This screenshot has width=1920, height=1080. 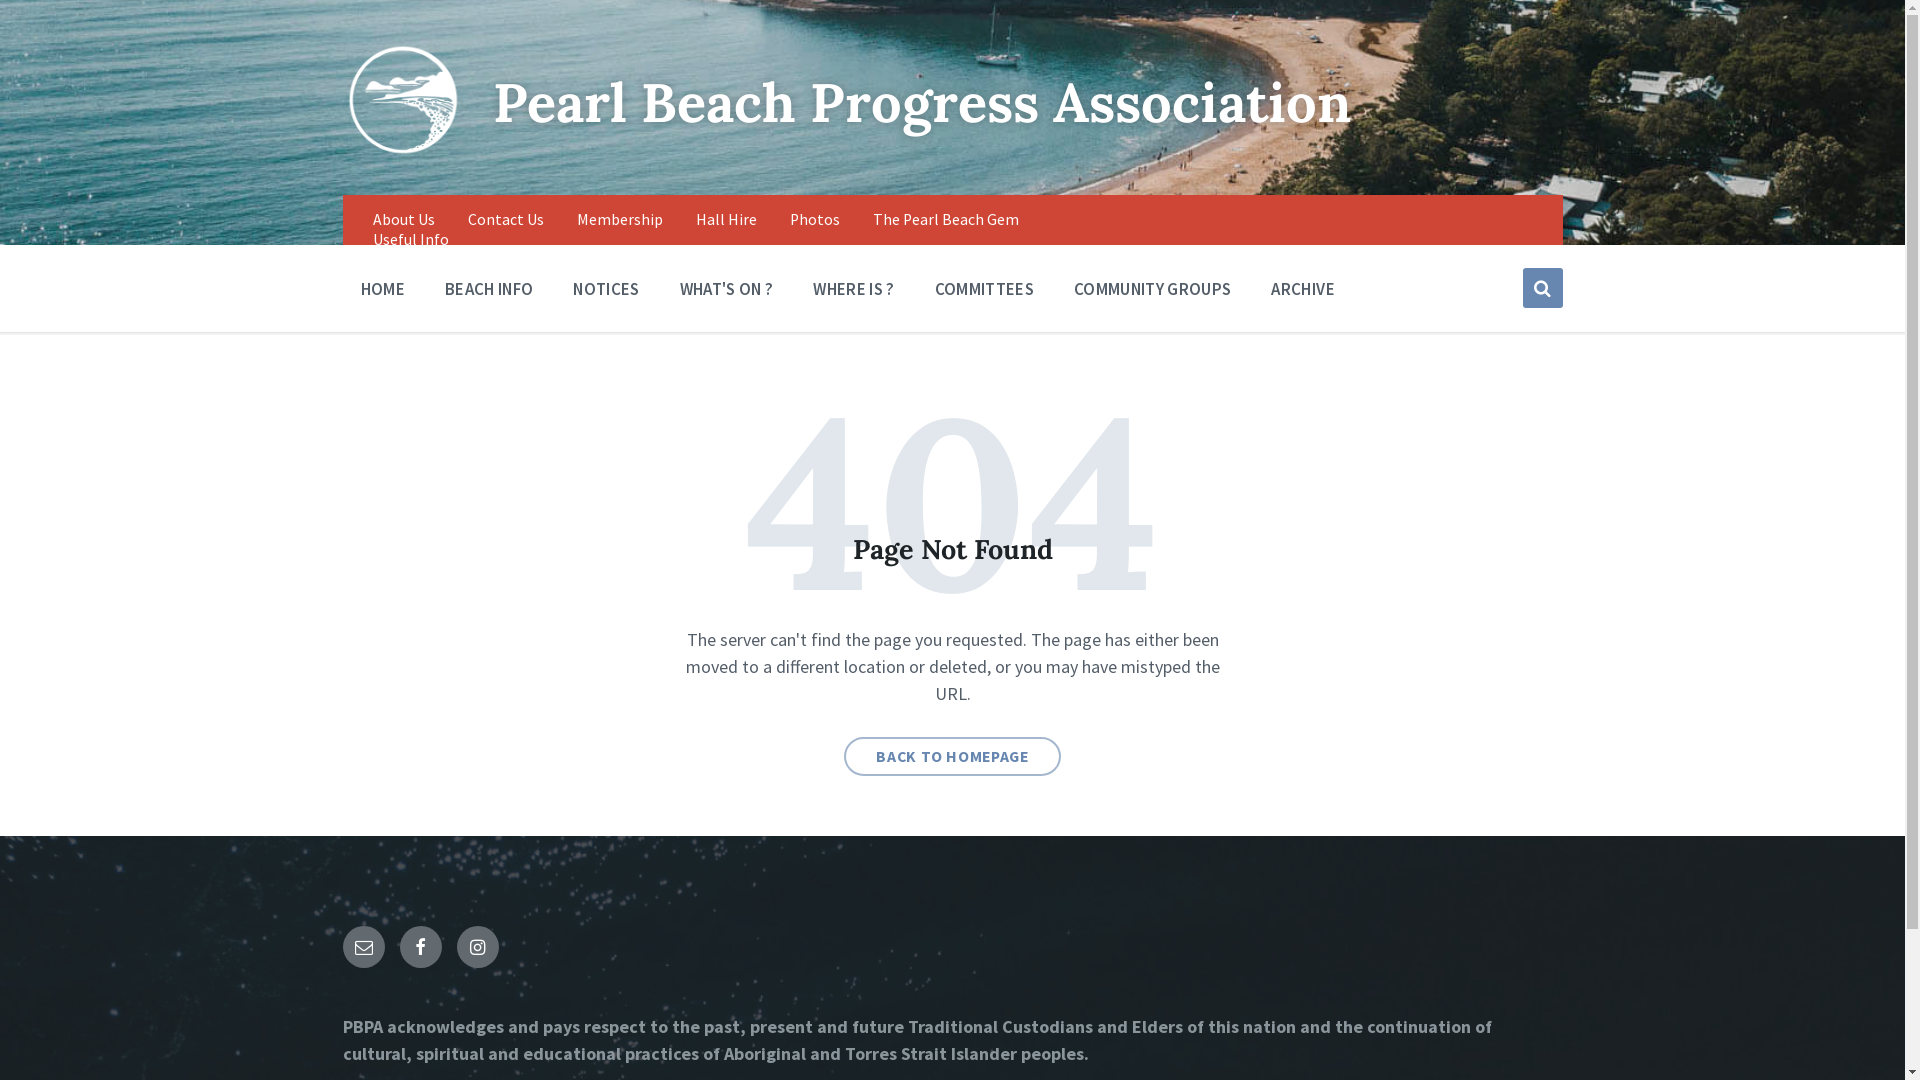 What do you see at coordinates (618, 219) in the screenshot?
I see `'Membership'` at bounding box center [618, 219].